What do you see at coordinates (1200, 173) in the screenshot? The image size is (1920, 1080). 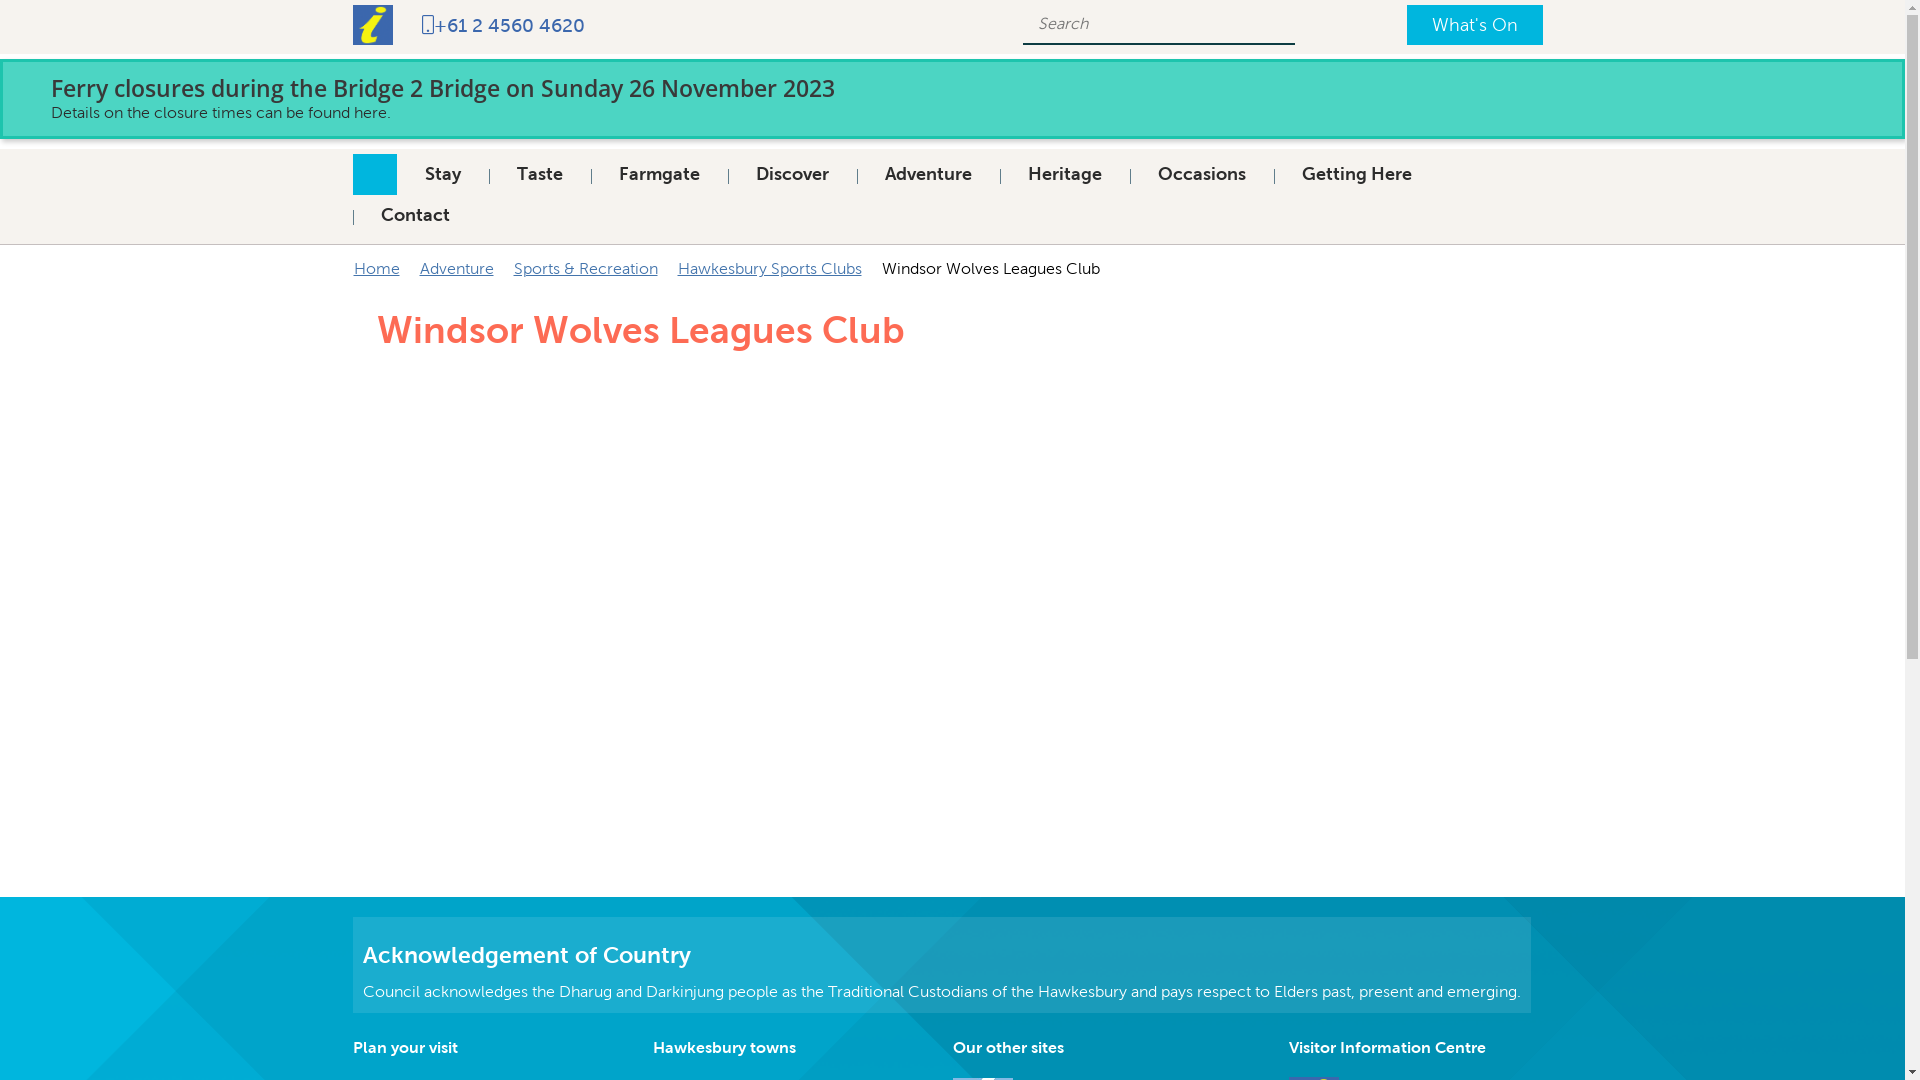 I see `'Occasions'` at bounding box center [1200, 173].